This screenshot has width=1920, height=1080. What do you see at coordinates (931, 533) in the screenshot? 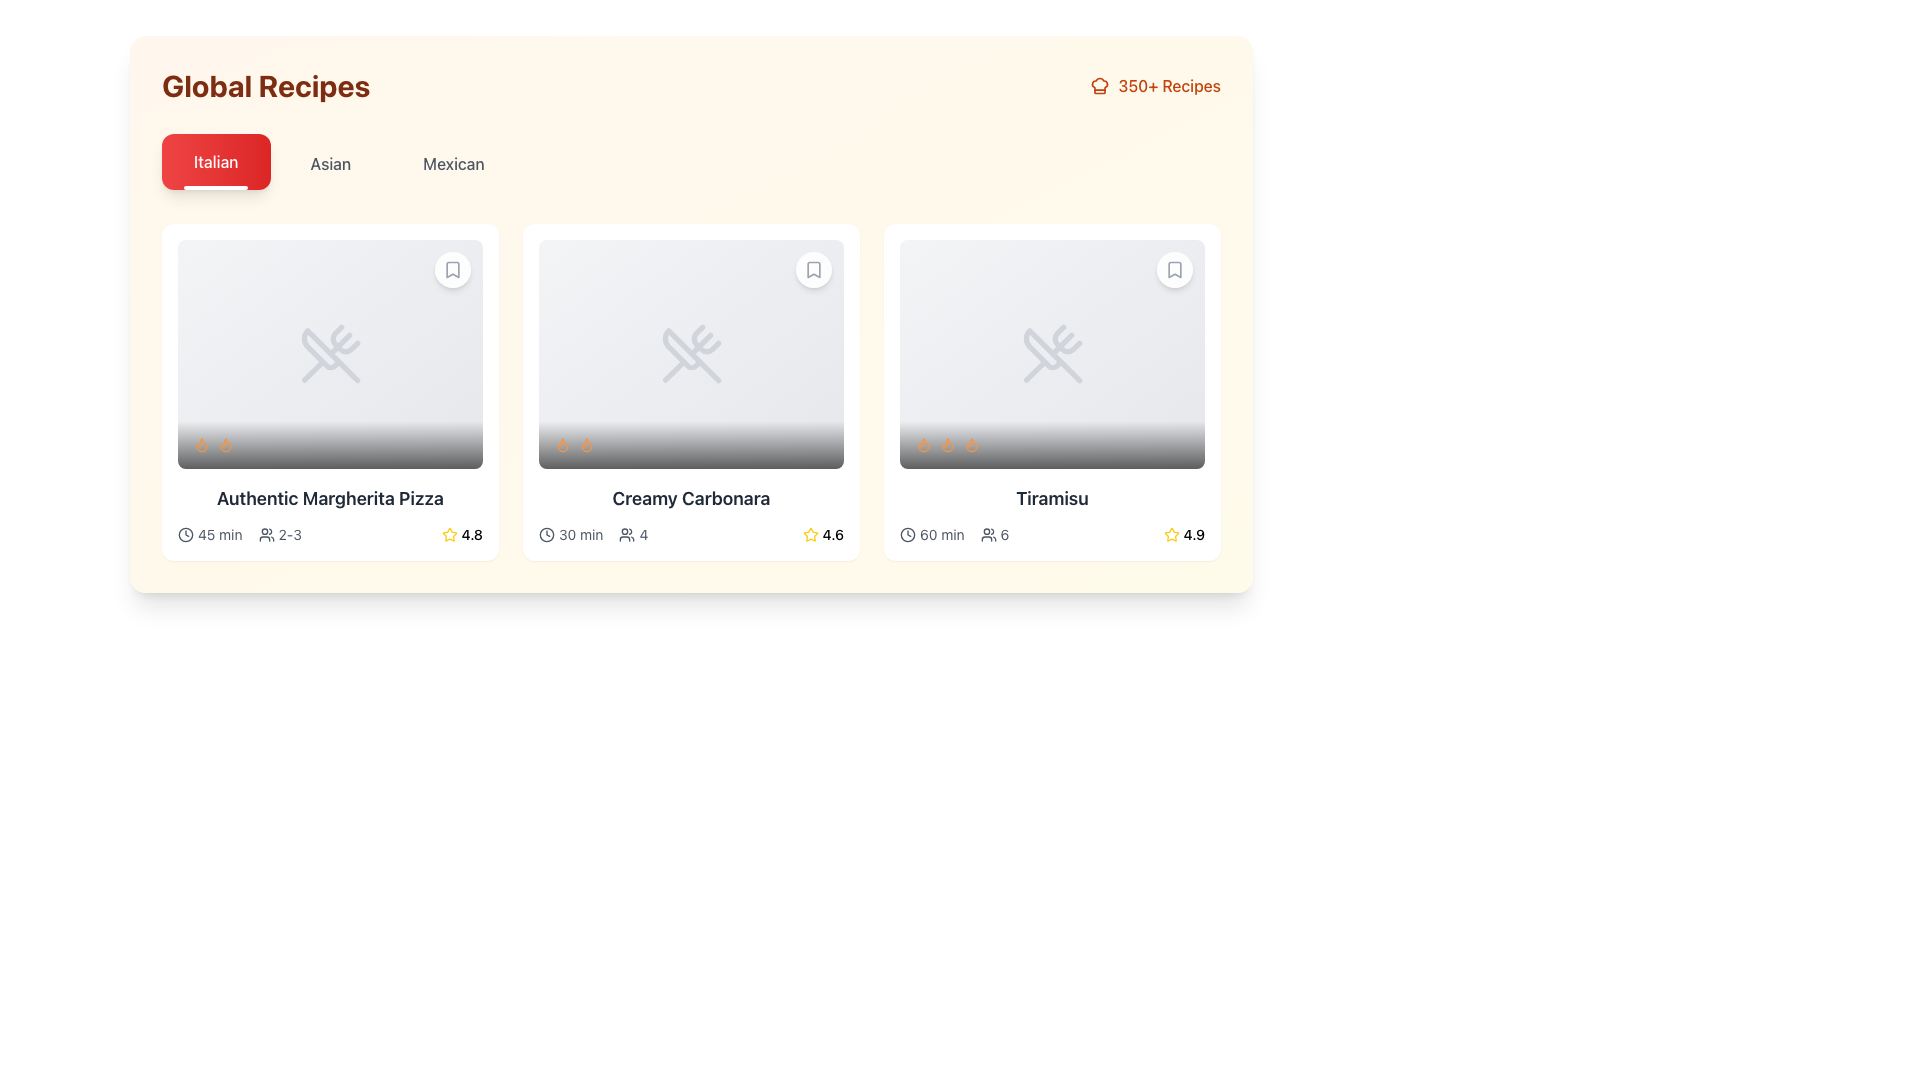
I see `the clock symbol icon indicating the preparation time of the 'Tiramisu' recipe located in the bottom-left corner of the recipe card` at bounding box center [931, 533].